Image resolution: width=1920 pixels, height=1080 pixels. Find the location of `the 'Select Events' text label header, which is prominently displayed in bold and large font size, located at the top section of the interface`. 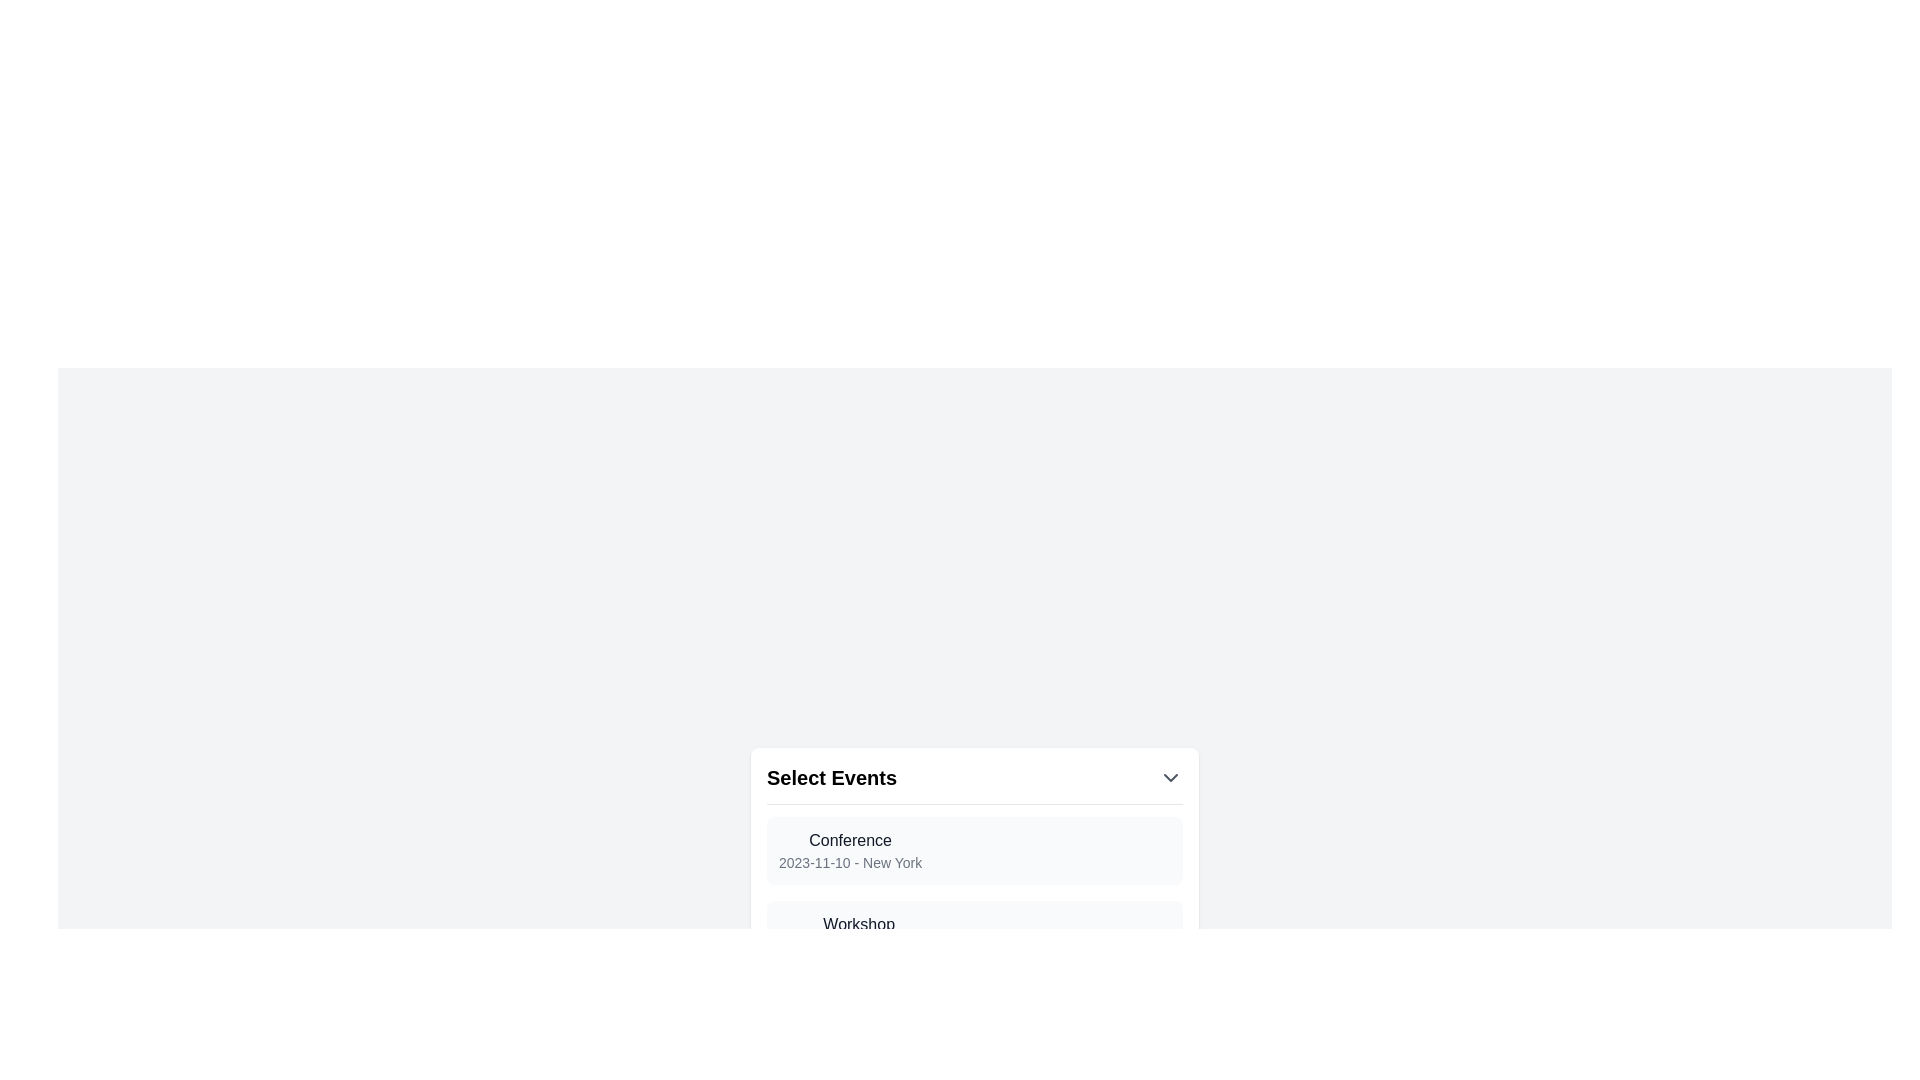

the 'Select Events' text label header, which is prominently displayed in bold and large font size, located at the top section of the interface is located at coordinates (832, 776).